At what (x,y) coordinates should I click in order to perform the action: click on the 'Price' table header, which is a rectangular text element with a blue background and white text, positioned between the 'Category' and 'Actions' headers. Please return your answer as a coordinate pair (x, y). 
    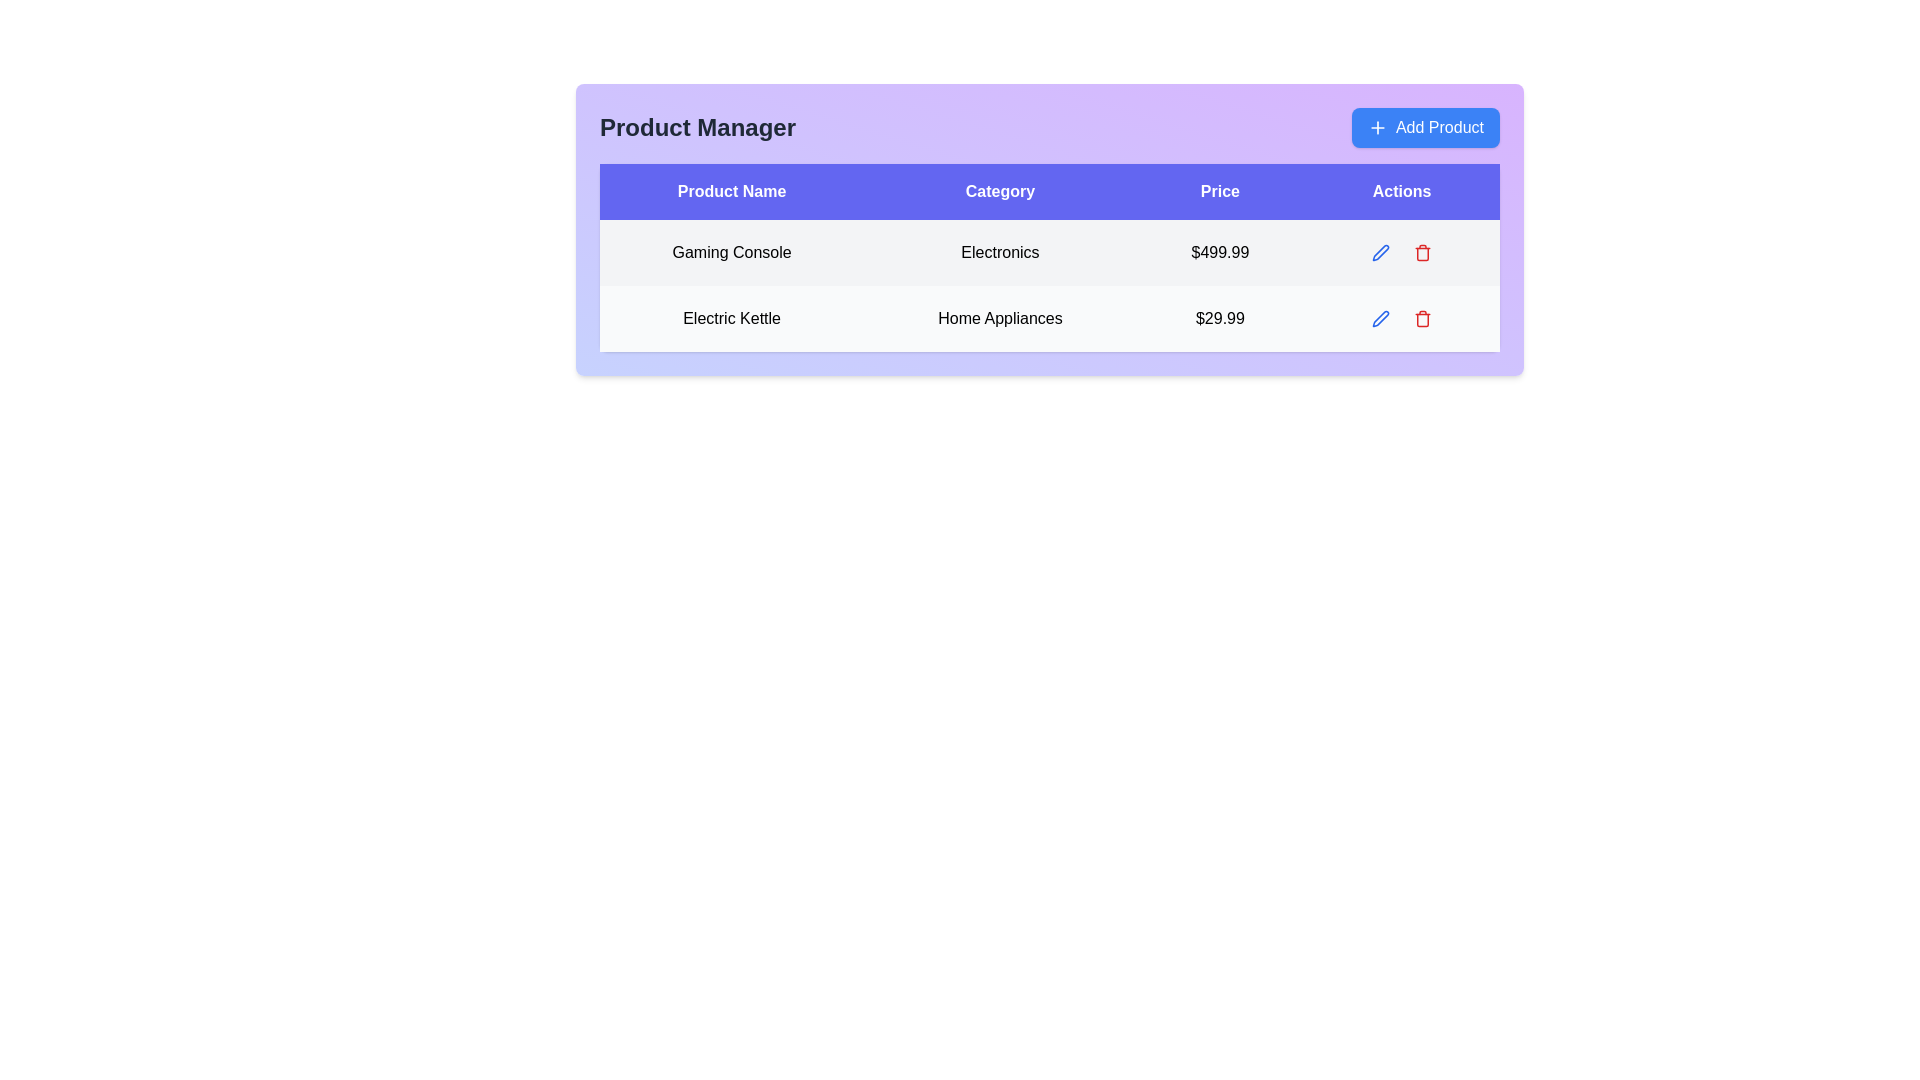
    Looking at the image, I should click on (1219, 192).